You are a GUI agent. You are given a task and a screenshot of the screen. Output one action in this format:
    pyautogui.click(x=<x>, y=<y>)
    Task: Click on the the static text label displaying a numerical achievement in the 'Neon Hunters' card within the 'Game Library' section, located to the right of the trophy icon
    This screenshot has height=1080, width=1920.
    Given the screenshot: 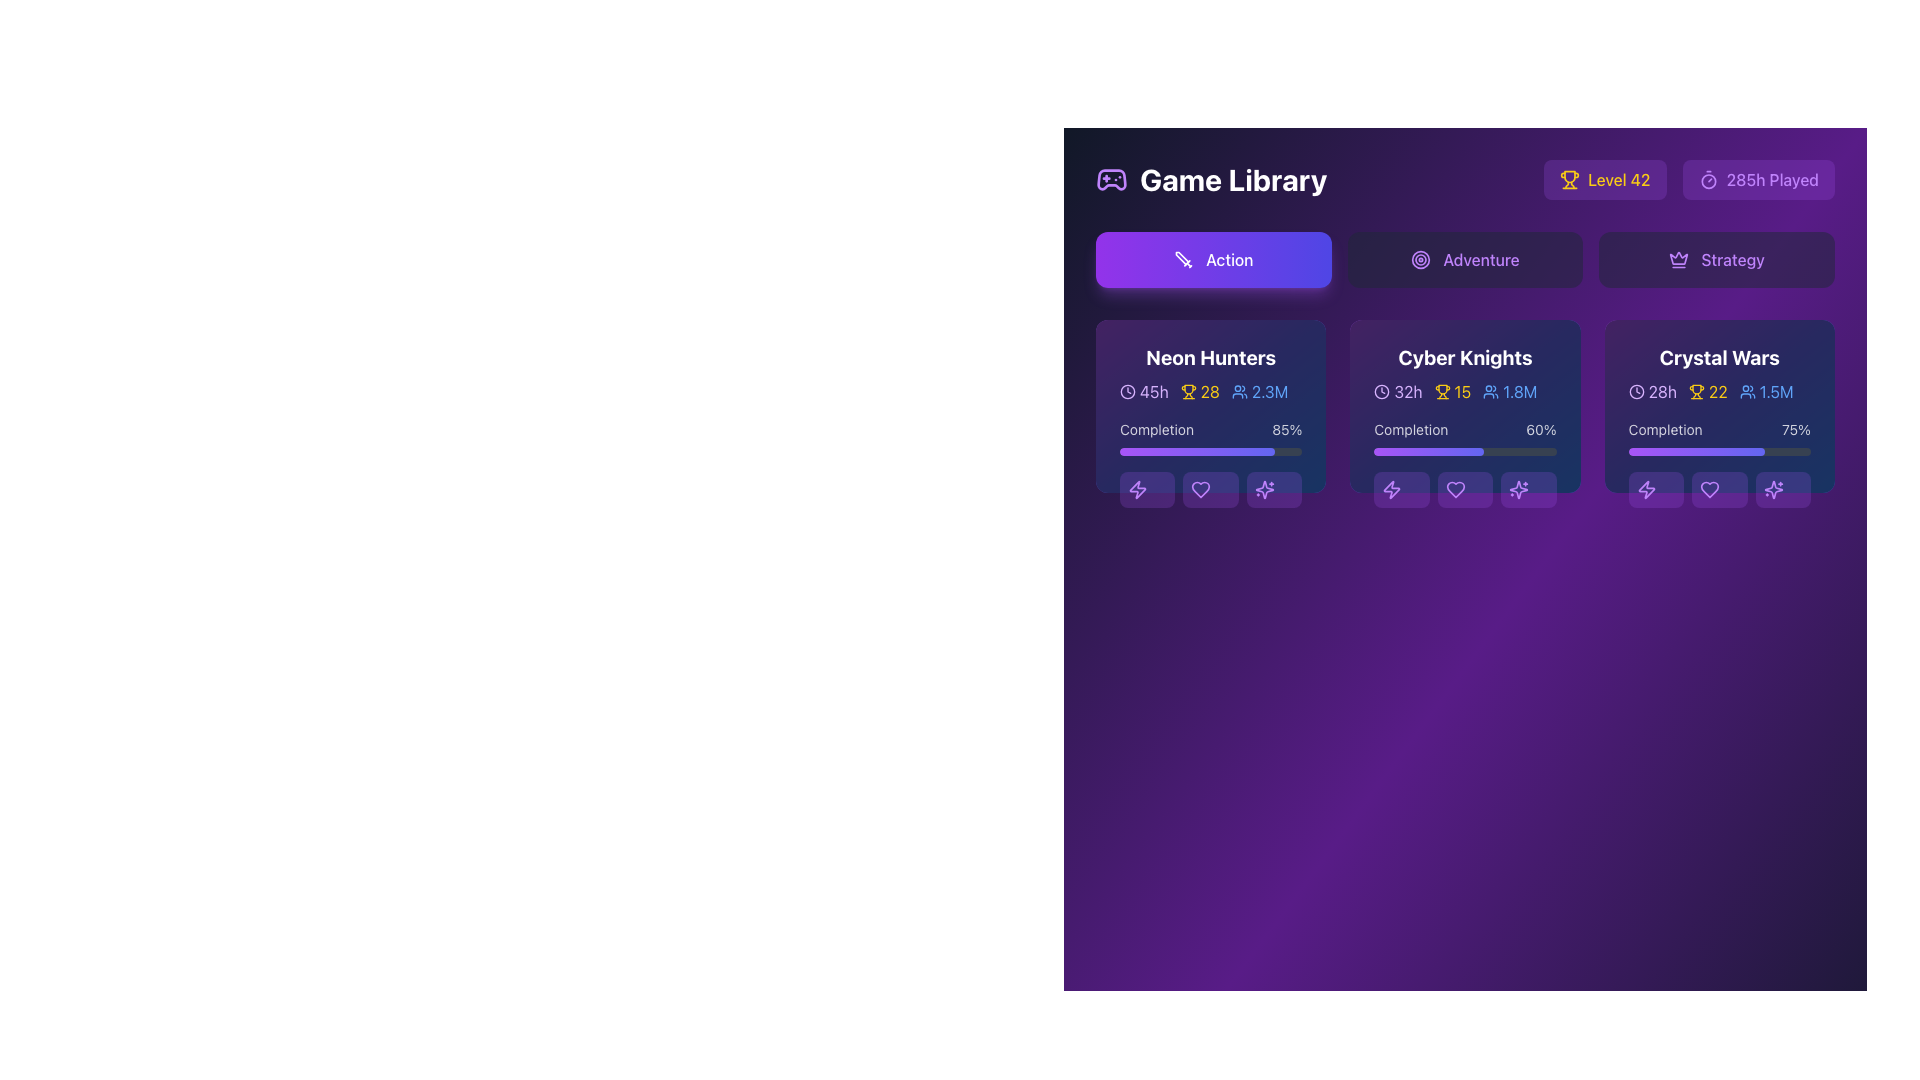 What is the action you would take?
    pyautogui.click(x=1209, y=392)
    